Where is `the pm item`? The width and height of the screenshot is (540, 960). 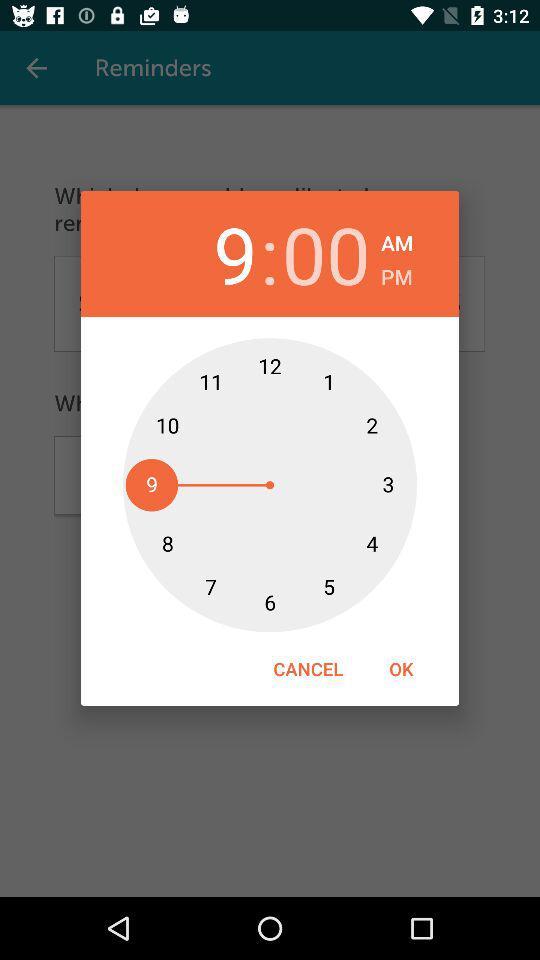
the pm item is located at coordinates (396, 273).